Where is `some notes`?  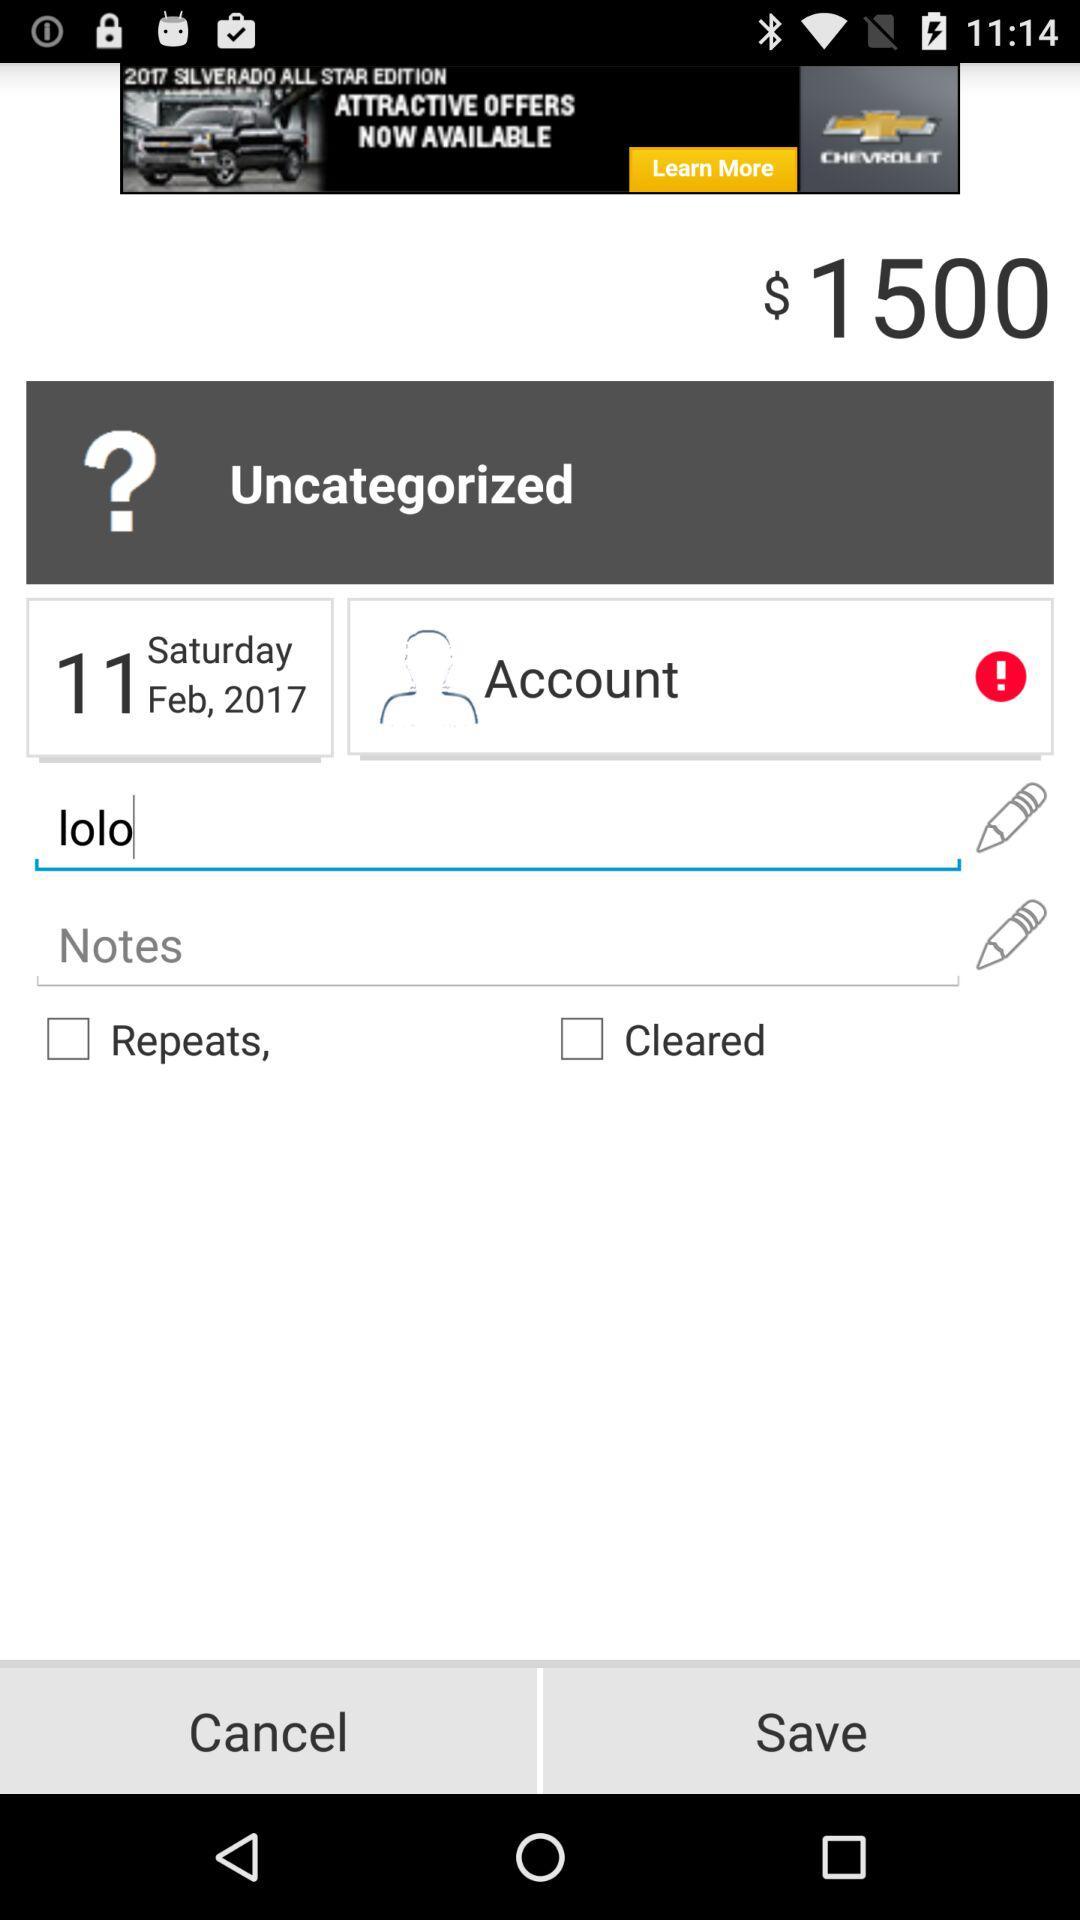 some notes is located at coordinates (496, 944).